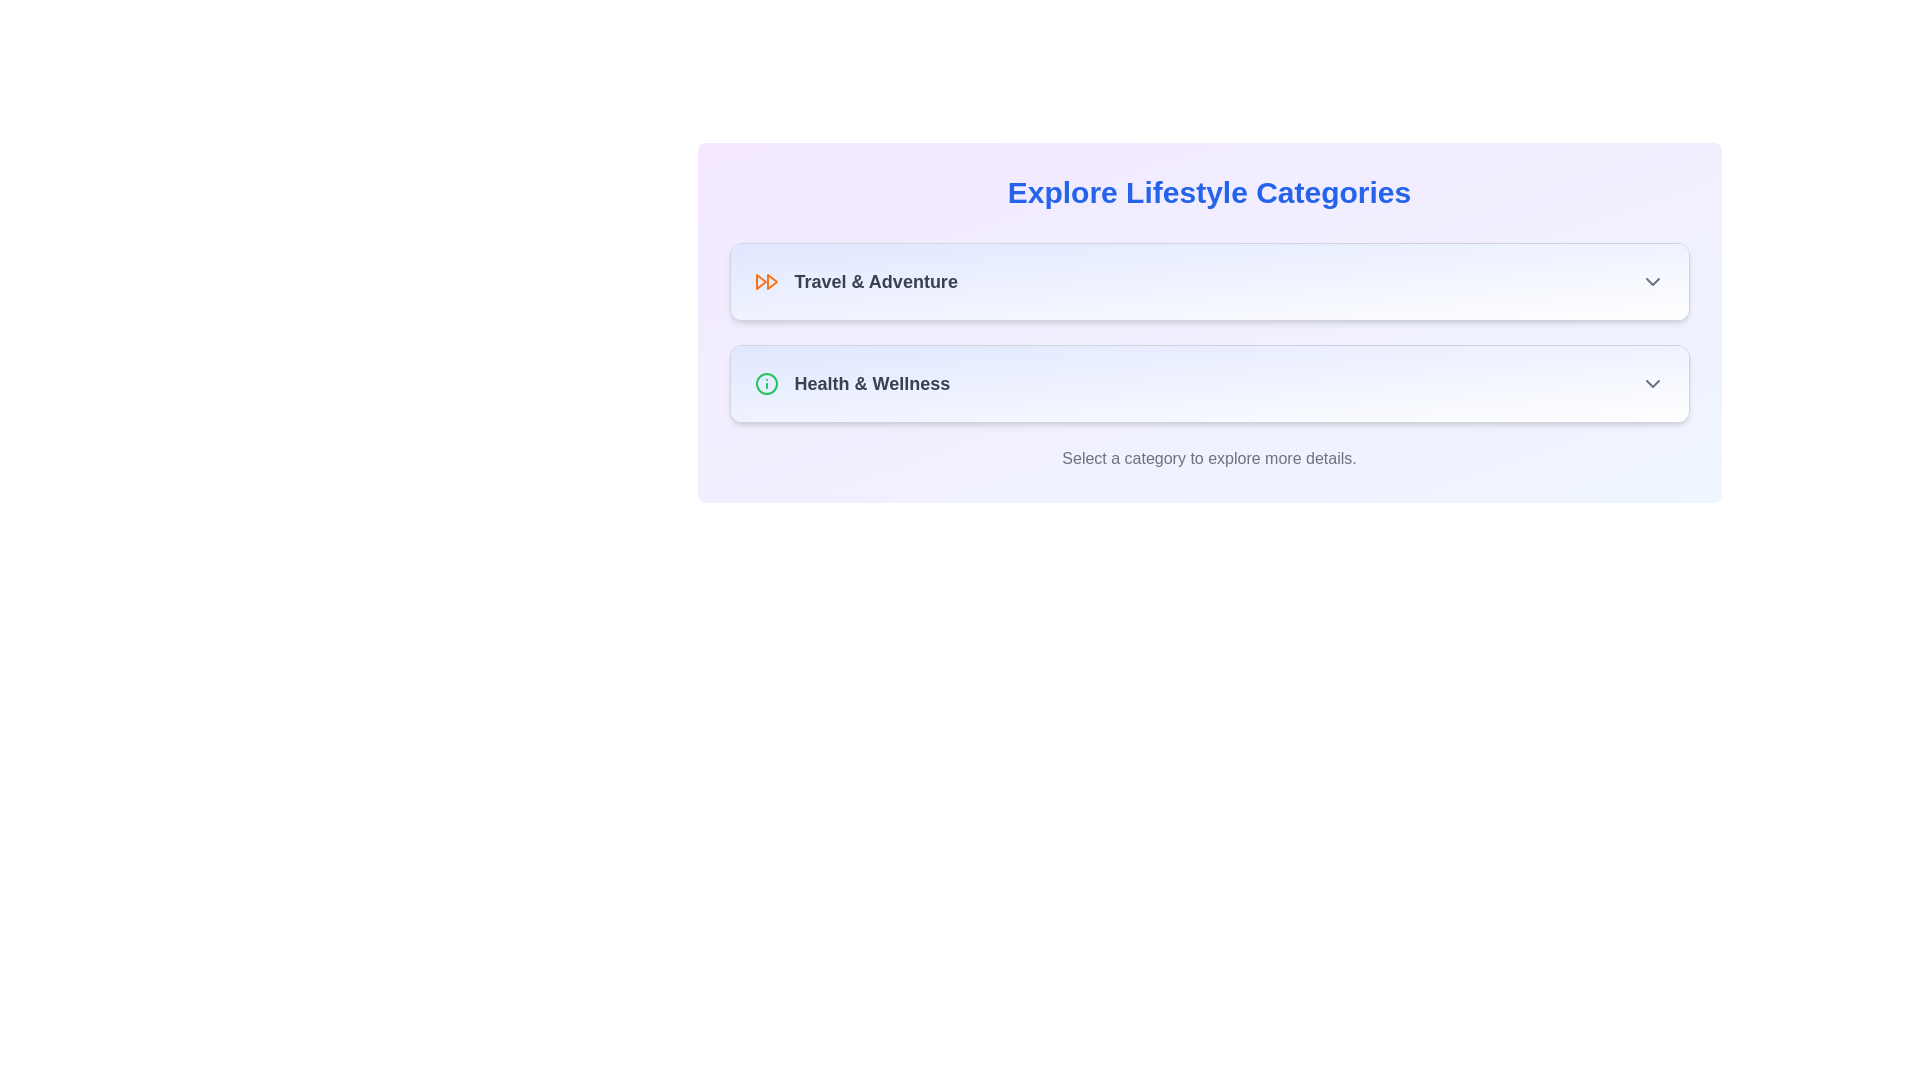 The image size is (1920, 1080). I want to click on the 'Travel & Adventure' clickable label with the double arrow icon, so click(856, 281).